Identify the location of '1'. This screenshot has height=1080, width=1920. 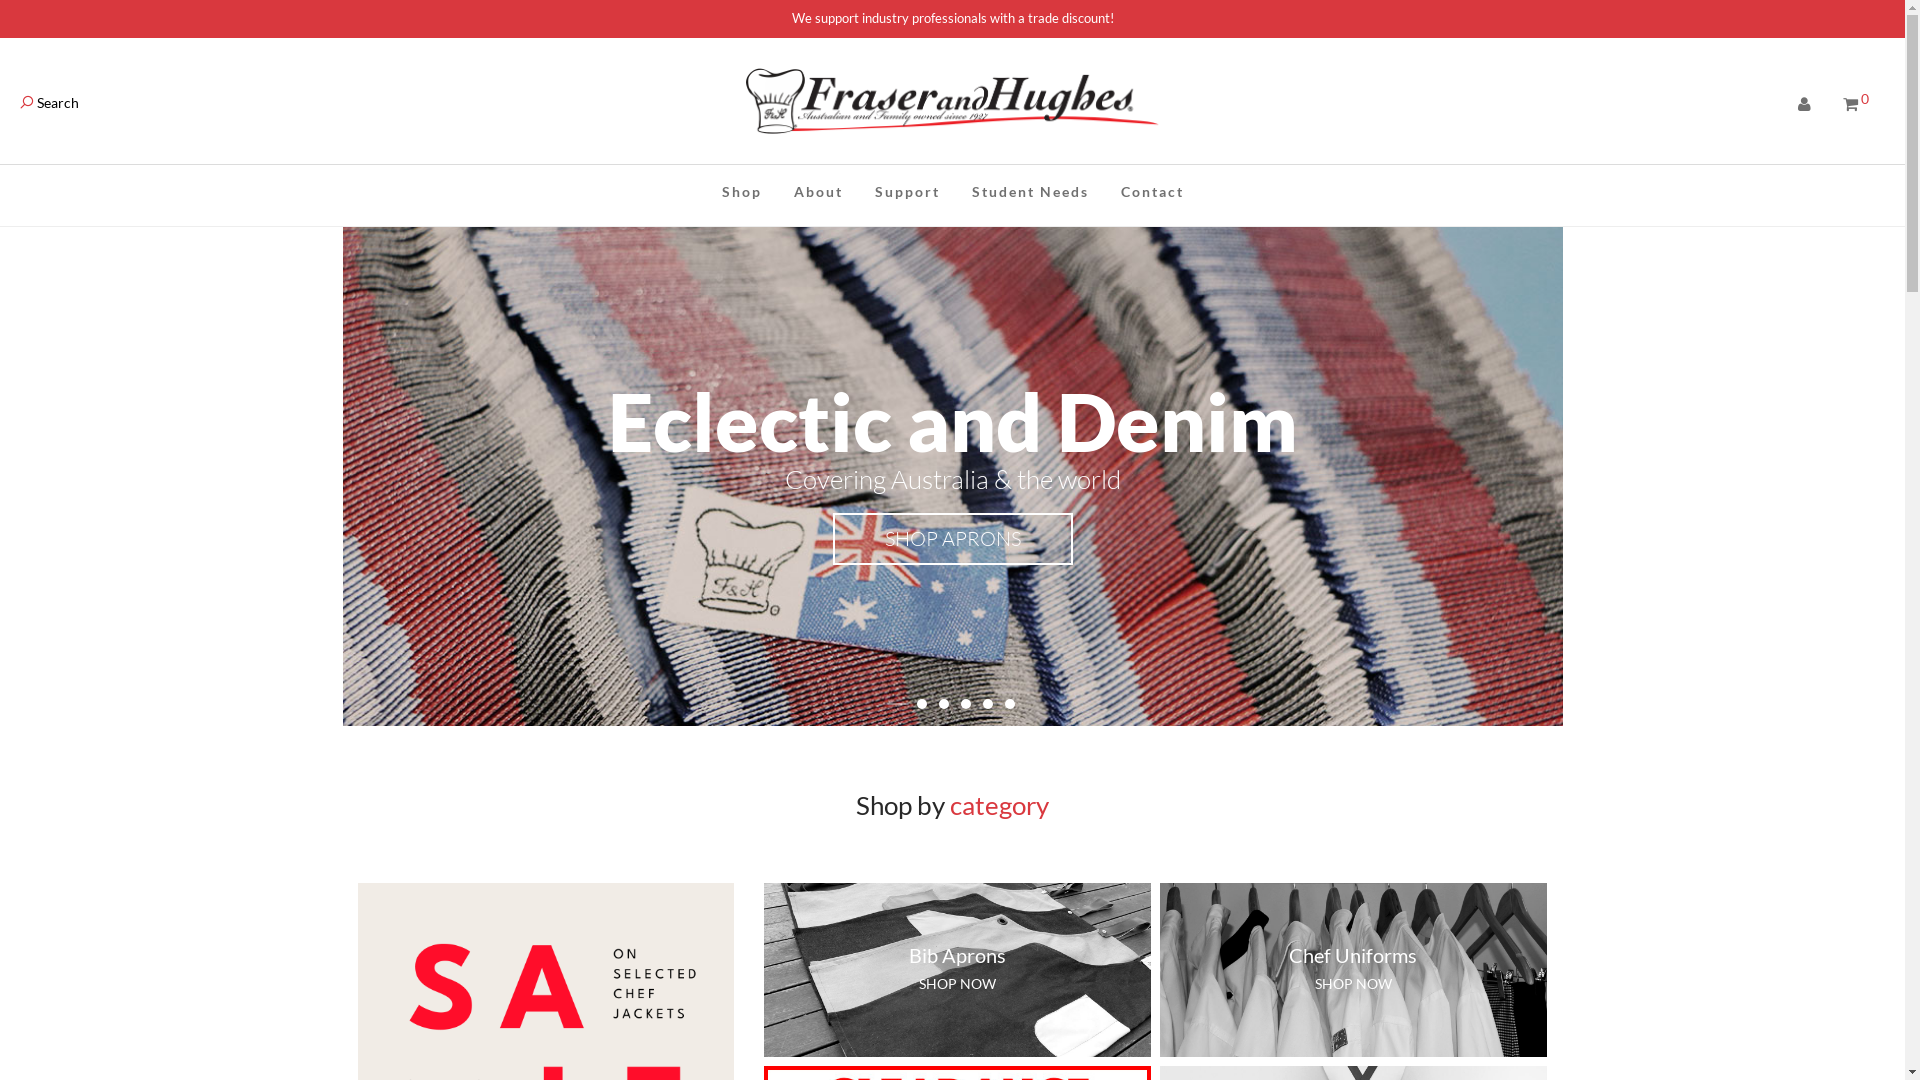
(896, 703).